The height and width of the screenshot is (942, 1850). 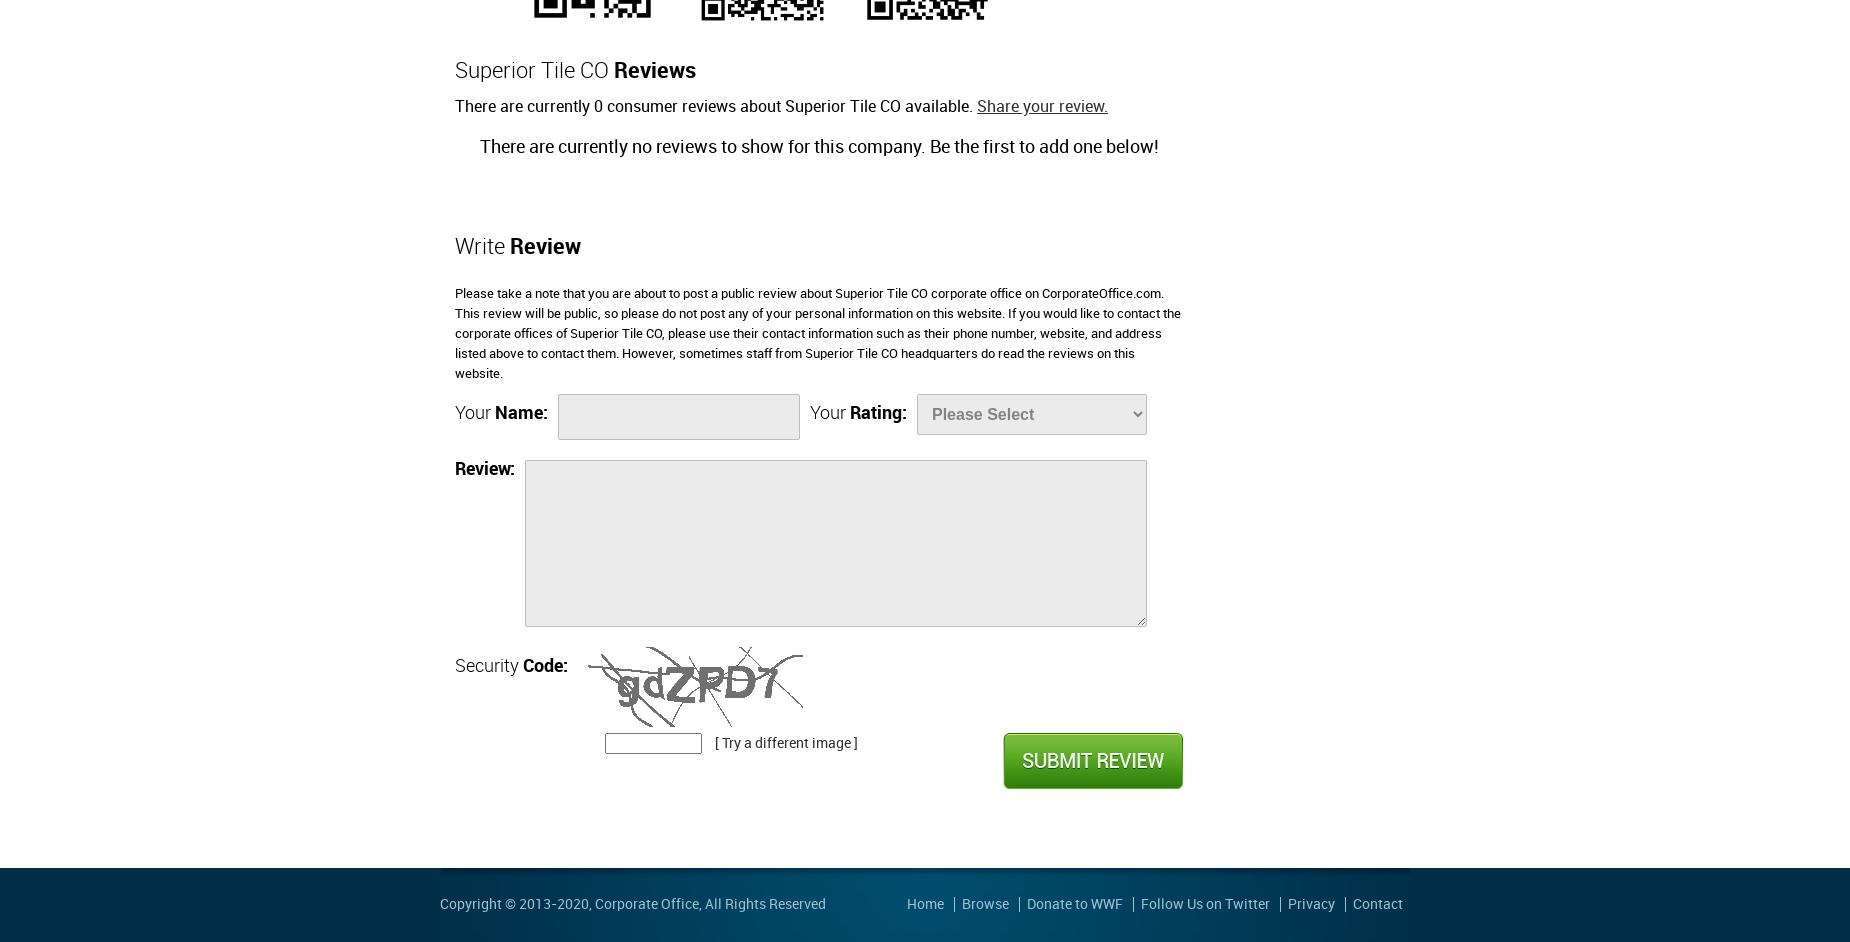 I want to click on 'Superior Tile CO', so click(x=534, y=70).